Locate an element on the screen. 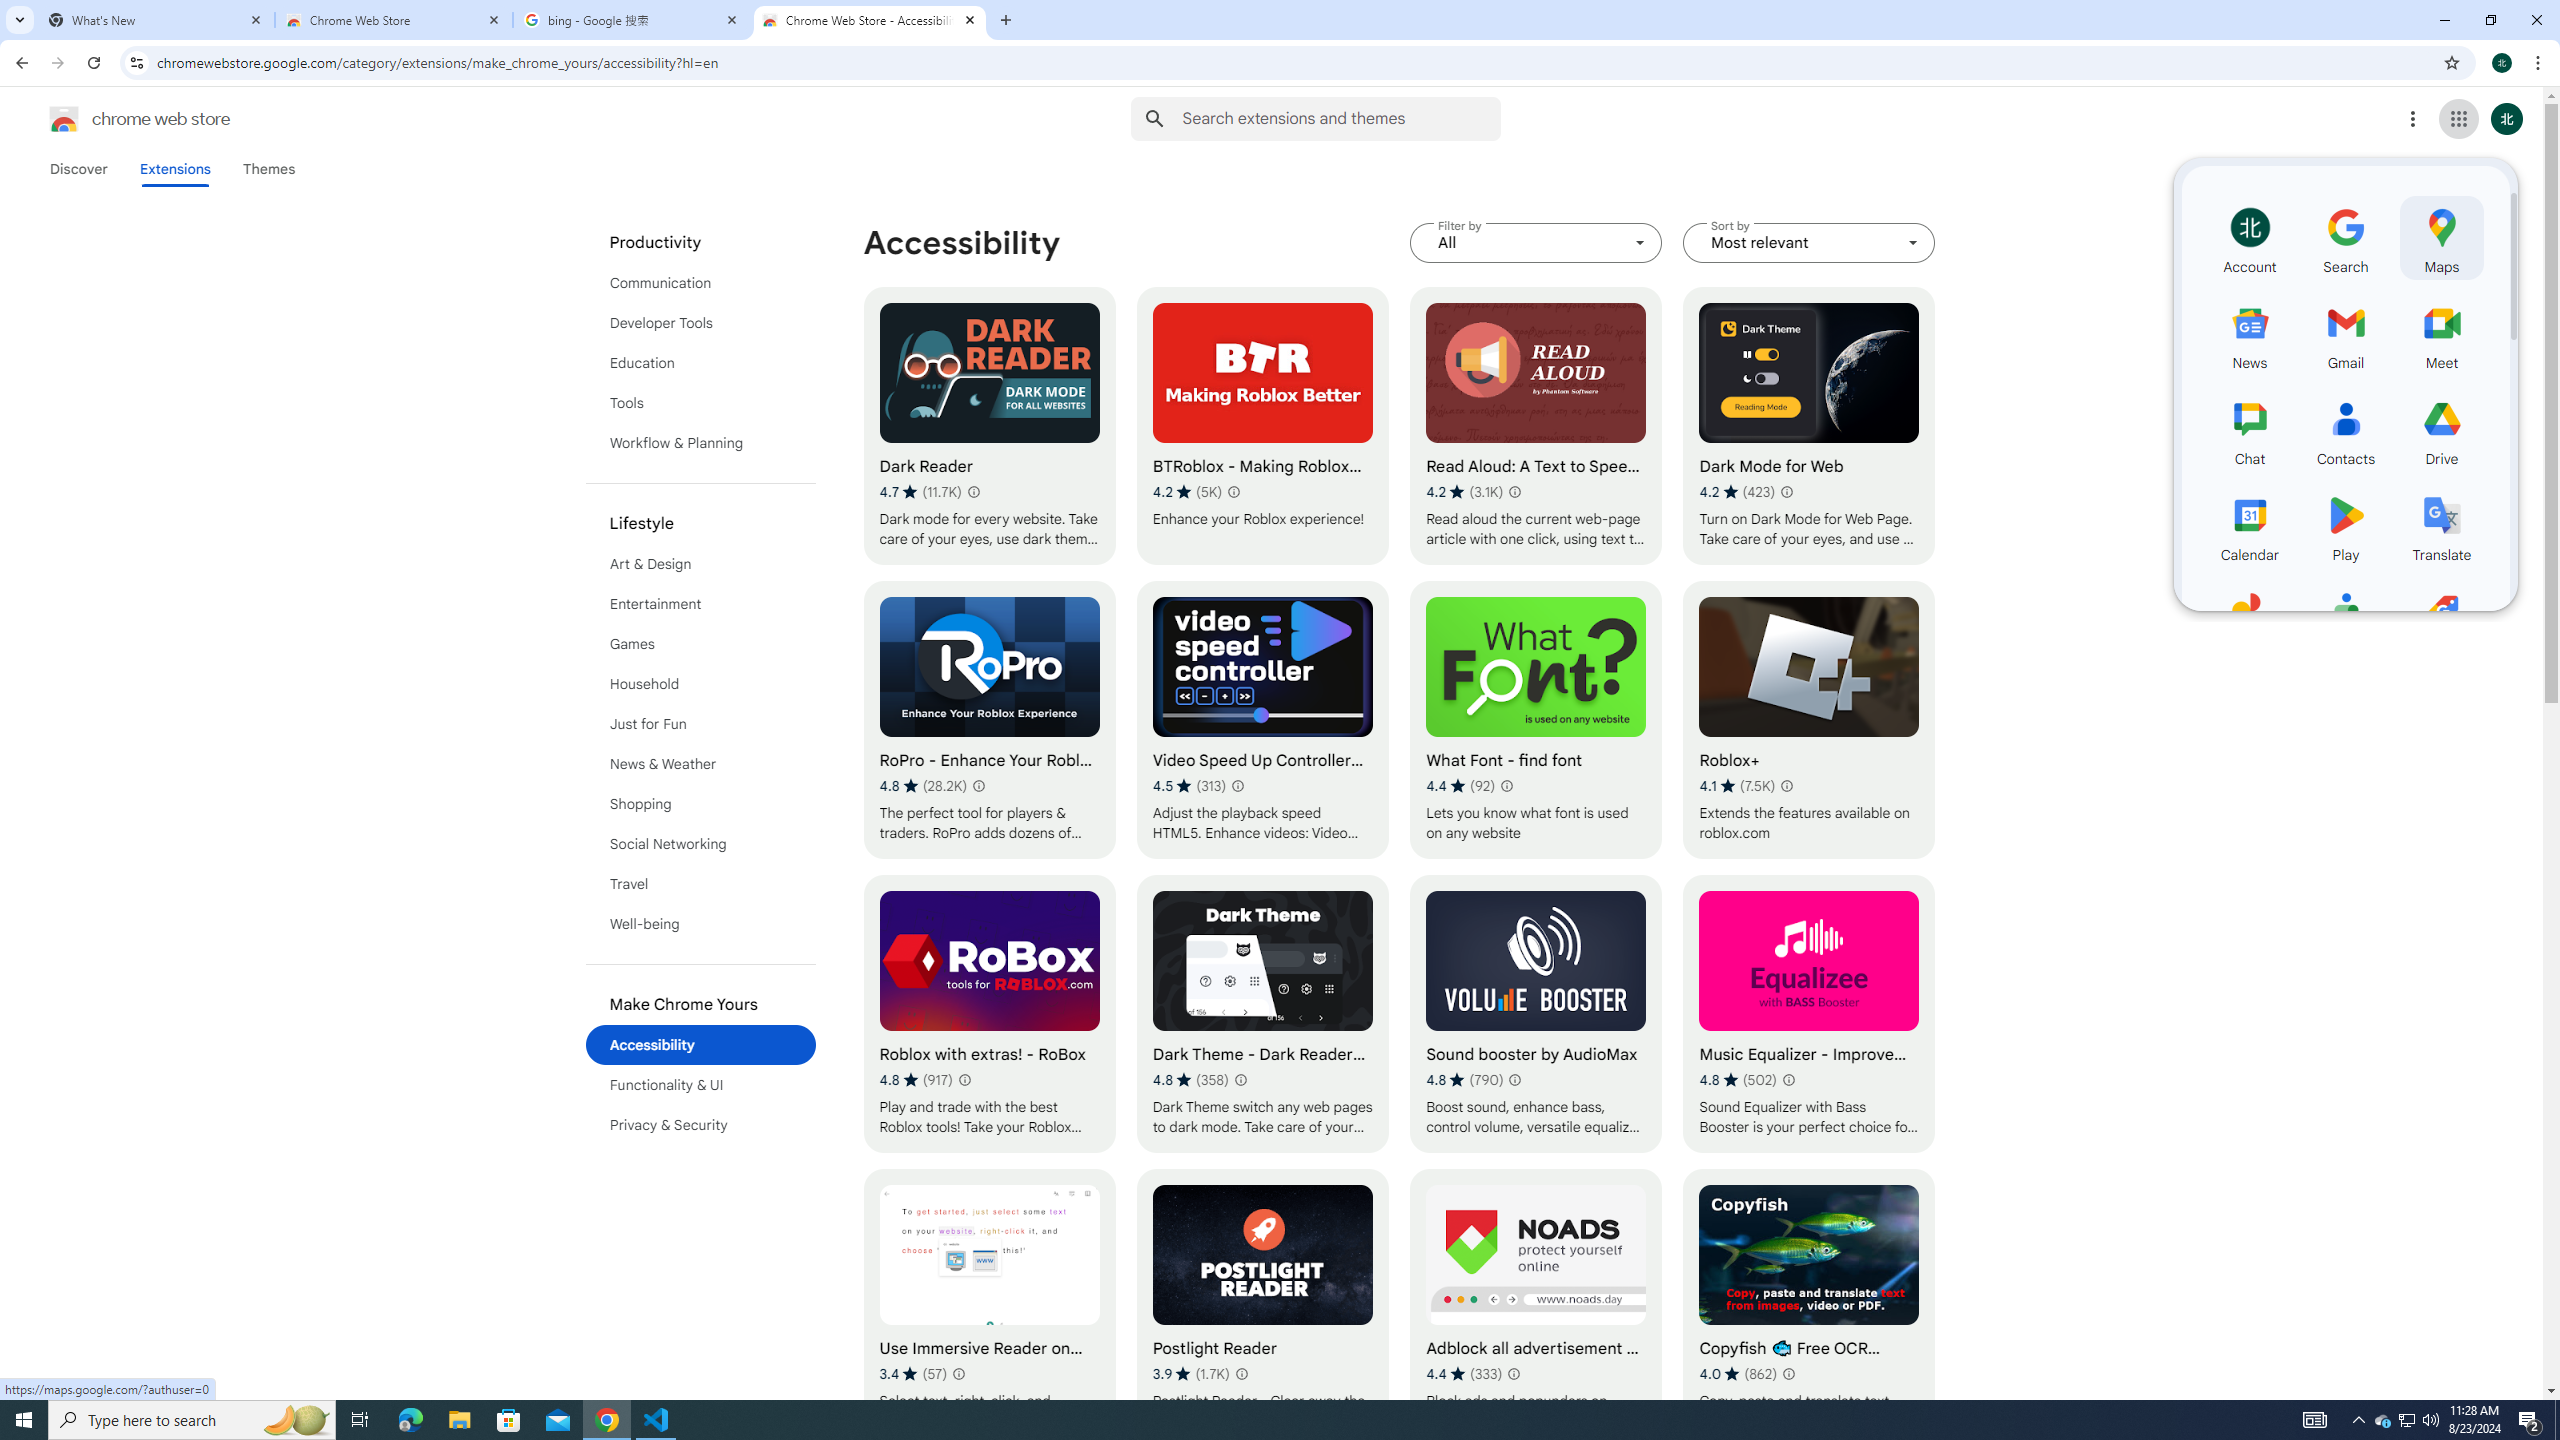 The width and height of the screenshot is (2560, 1440). 'Minimize' is located at coordinates (2443, 19).